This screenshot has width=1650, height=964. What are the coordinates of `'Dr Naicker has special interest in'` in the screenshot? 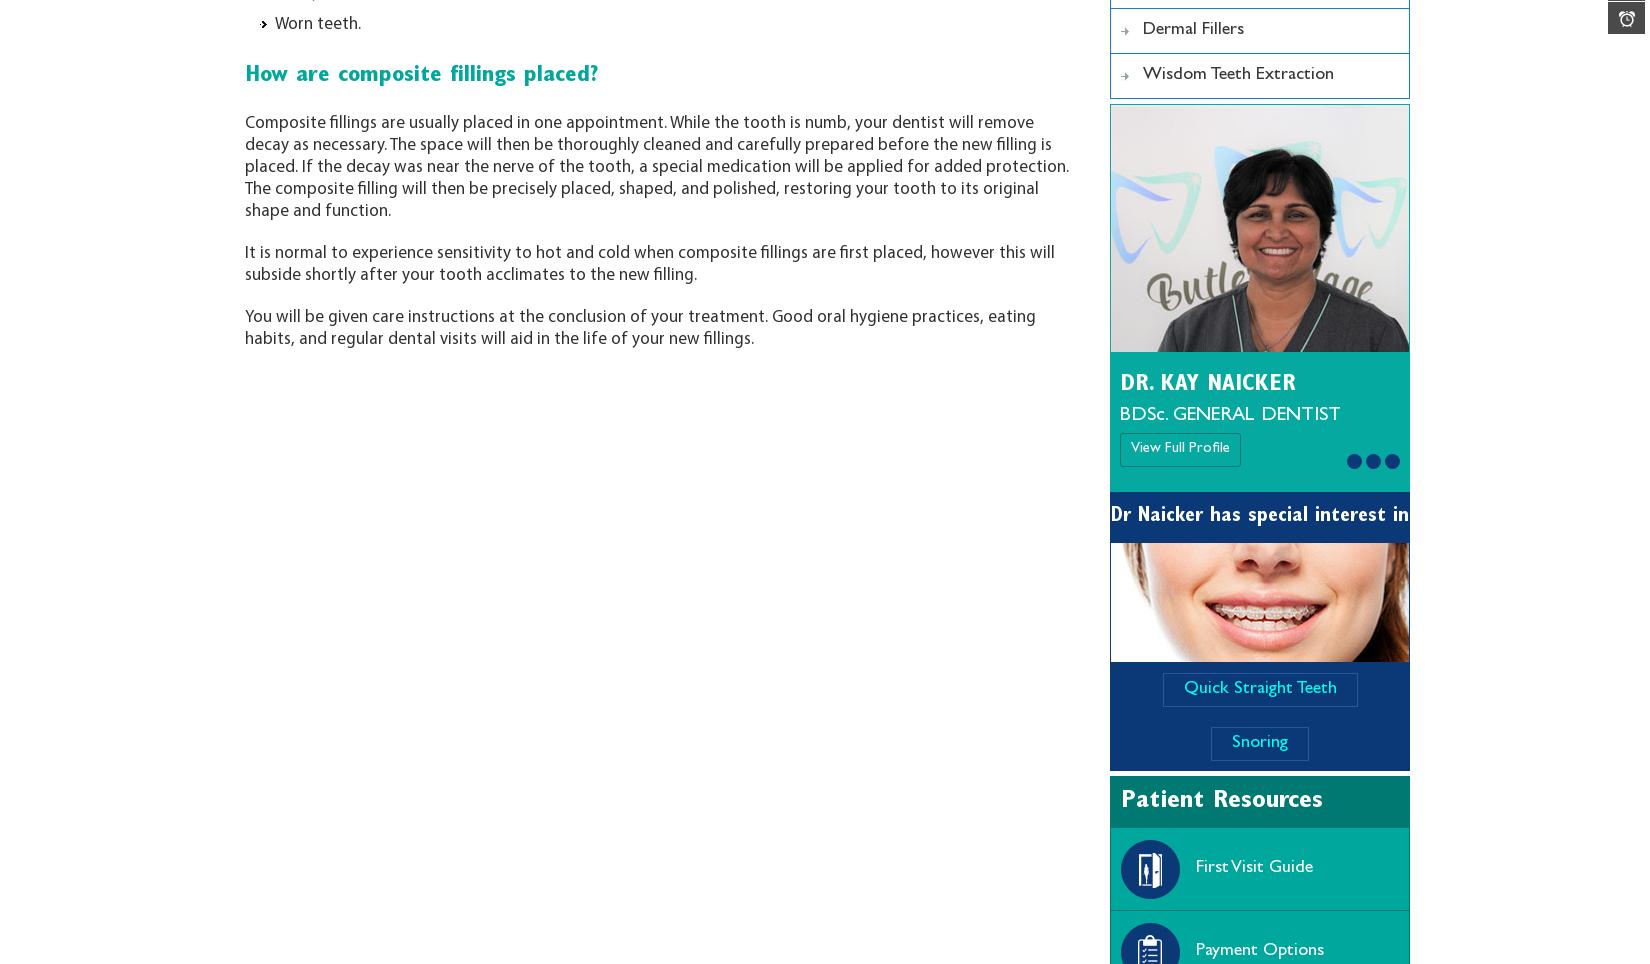 It's located at (1258, 515).